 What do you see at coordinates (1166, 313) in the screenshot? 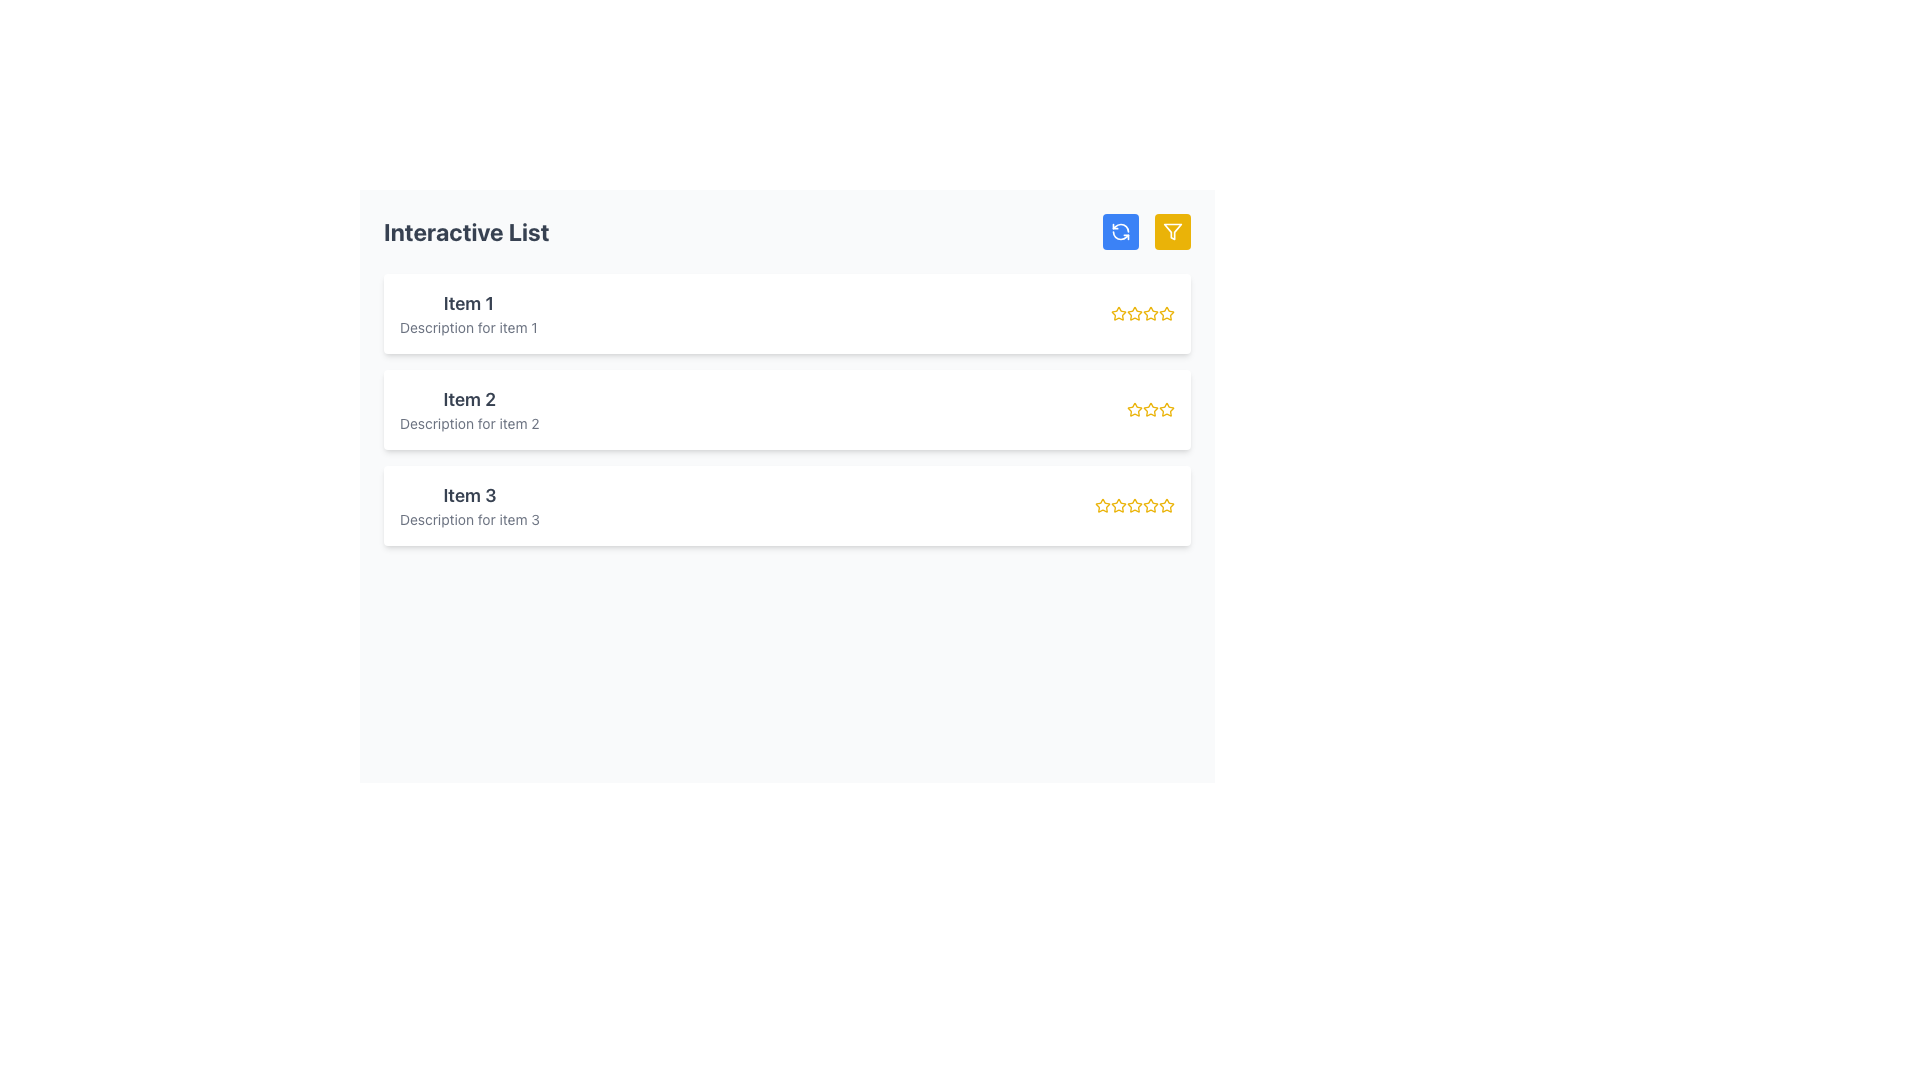
I see `the last star-shaped icon in the star rating system, which is colored yellow and indicates its visual state` at bounding box center [1166, 313].